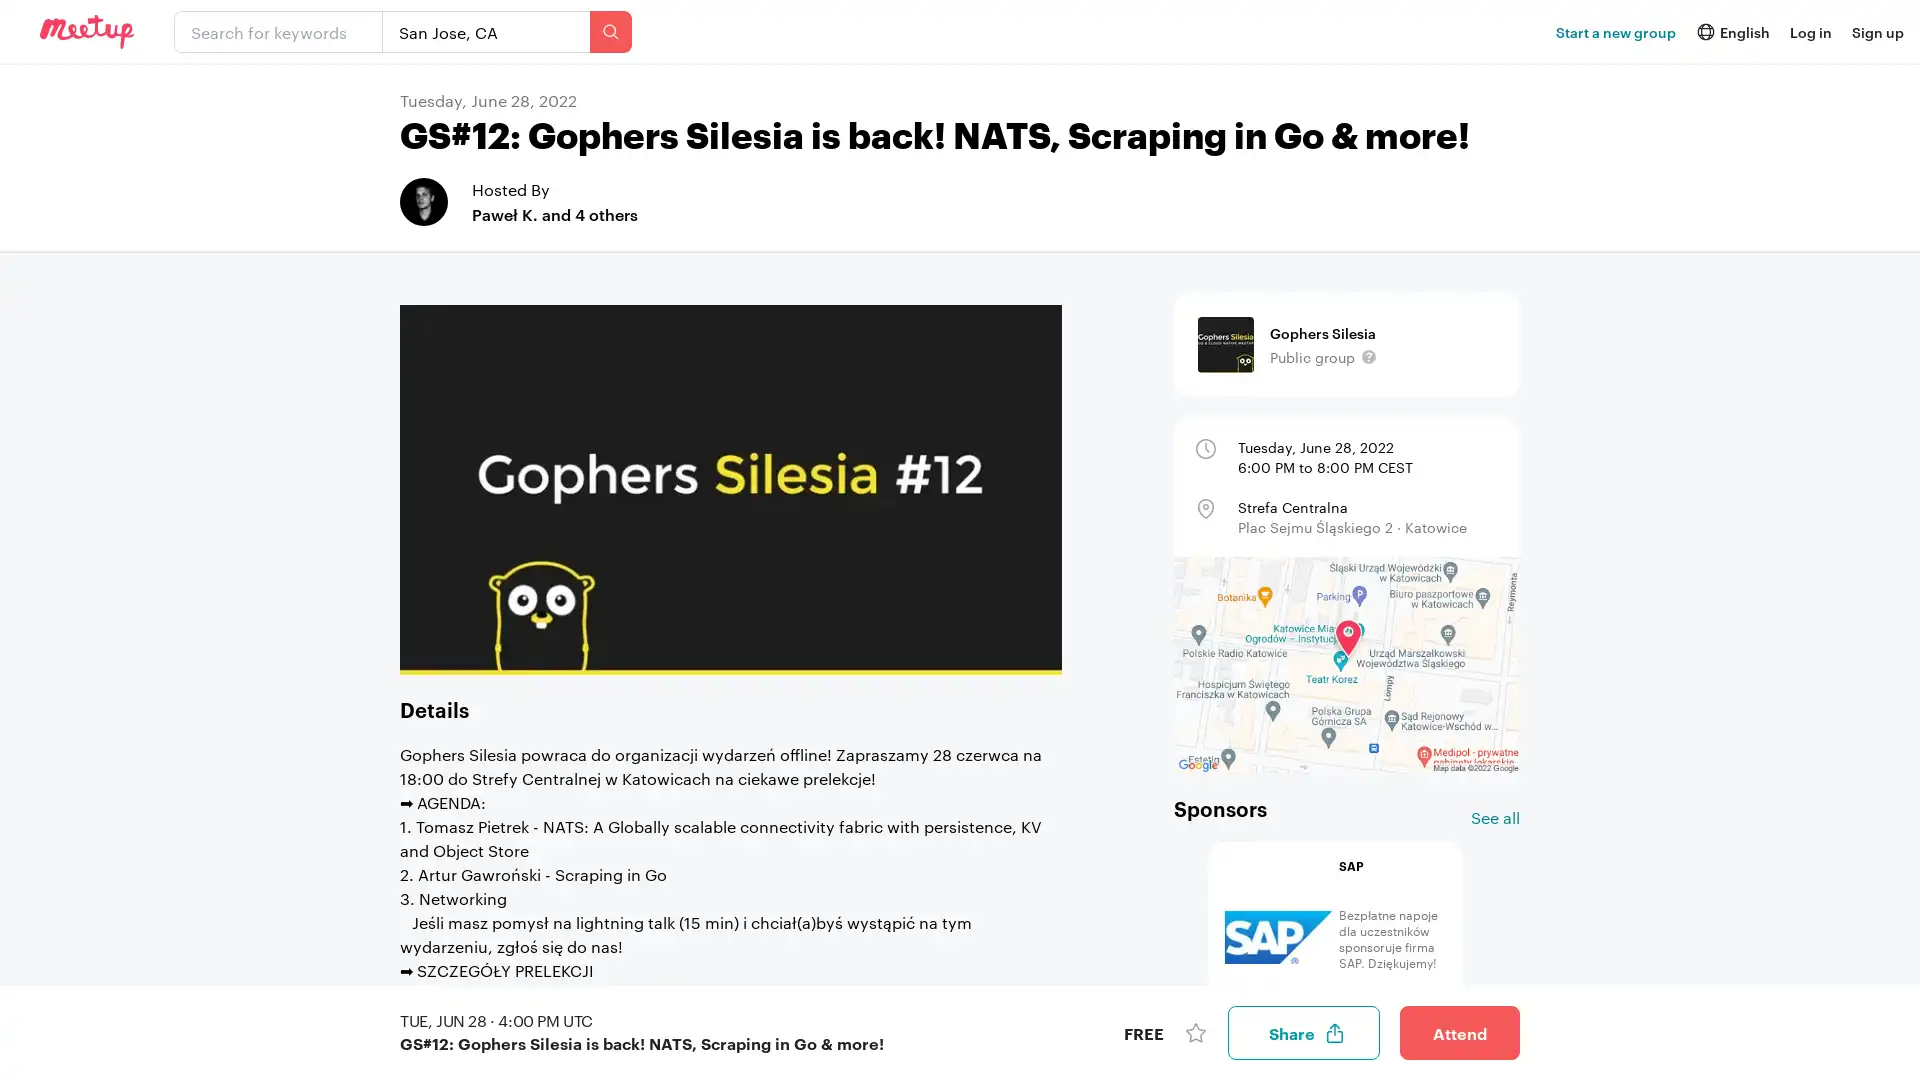 This screenshot has width=1920, height=1080. I want to click on Attend, so click(1459, 1033).